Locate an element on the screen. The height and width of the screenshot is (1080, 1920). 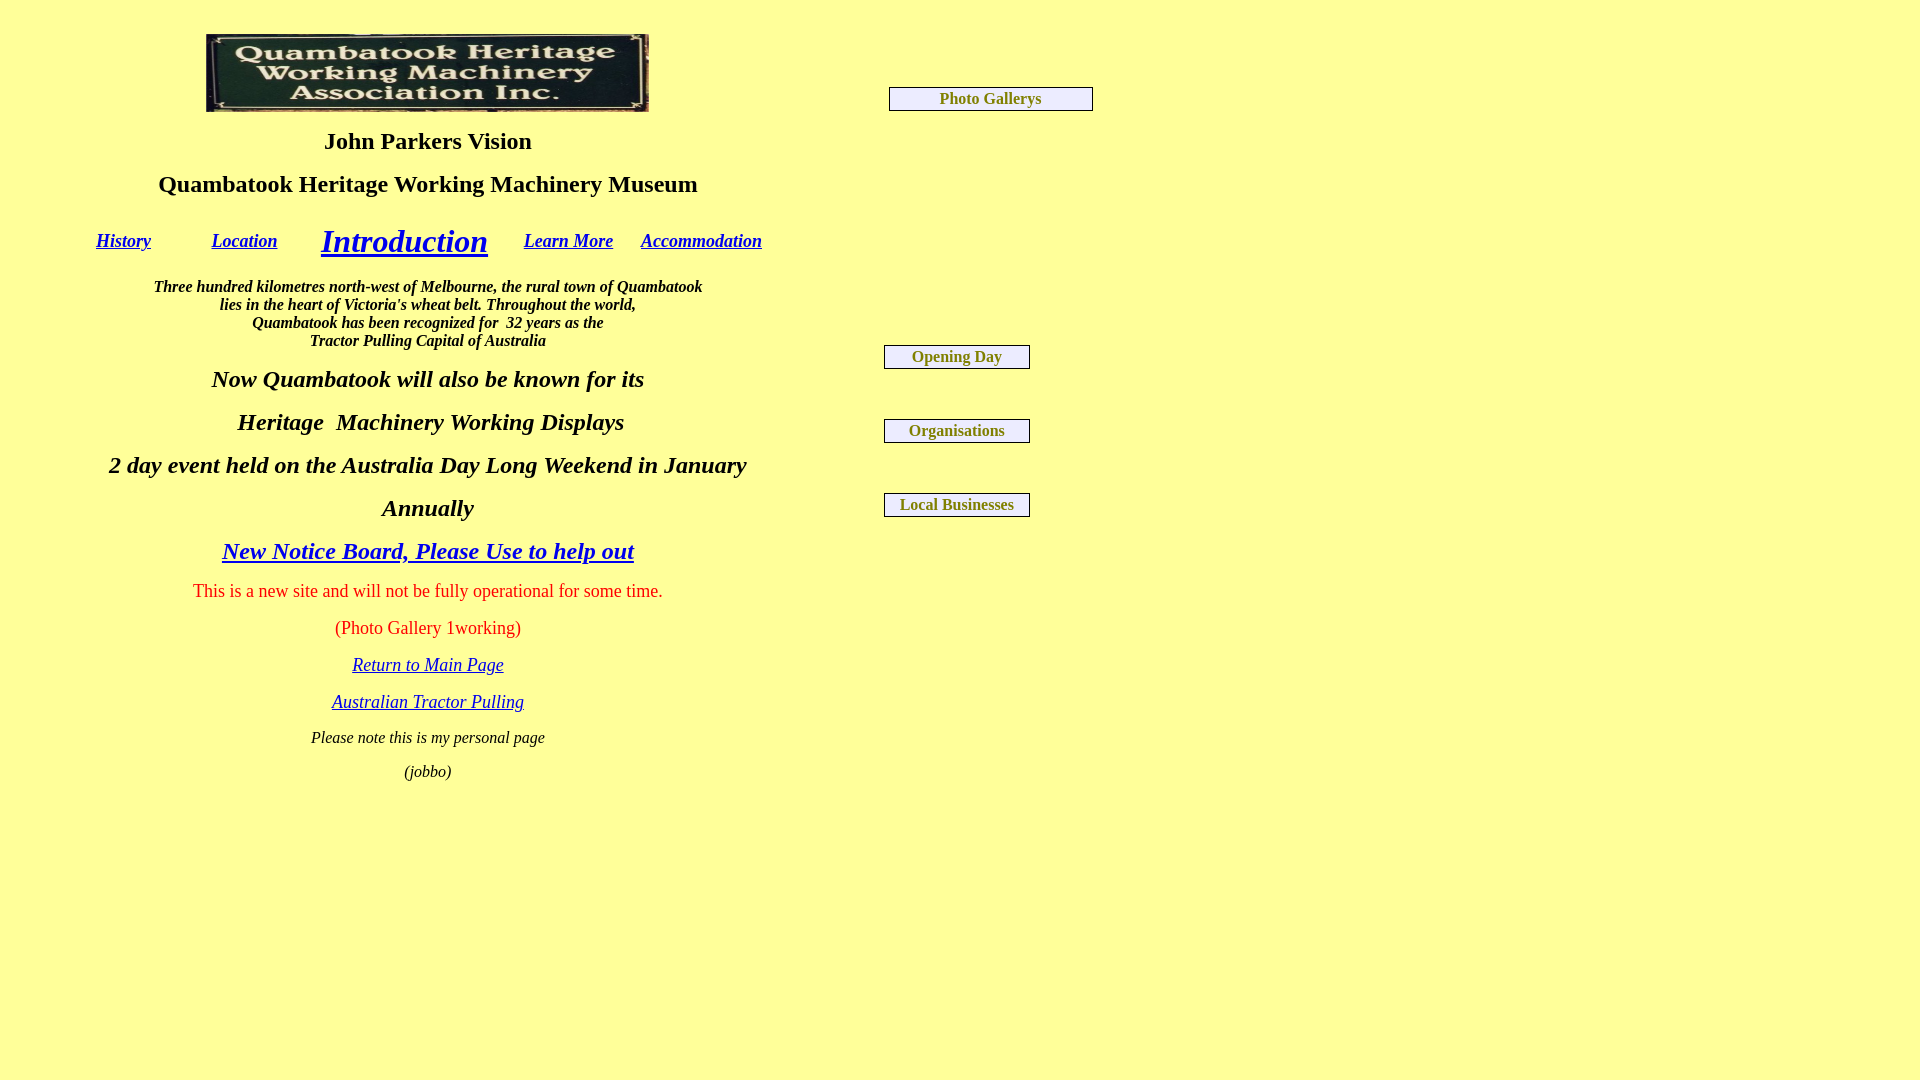
'Australian Tractor Pulling' is located at coordinates (331, 701).